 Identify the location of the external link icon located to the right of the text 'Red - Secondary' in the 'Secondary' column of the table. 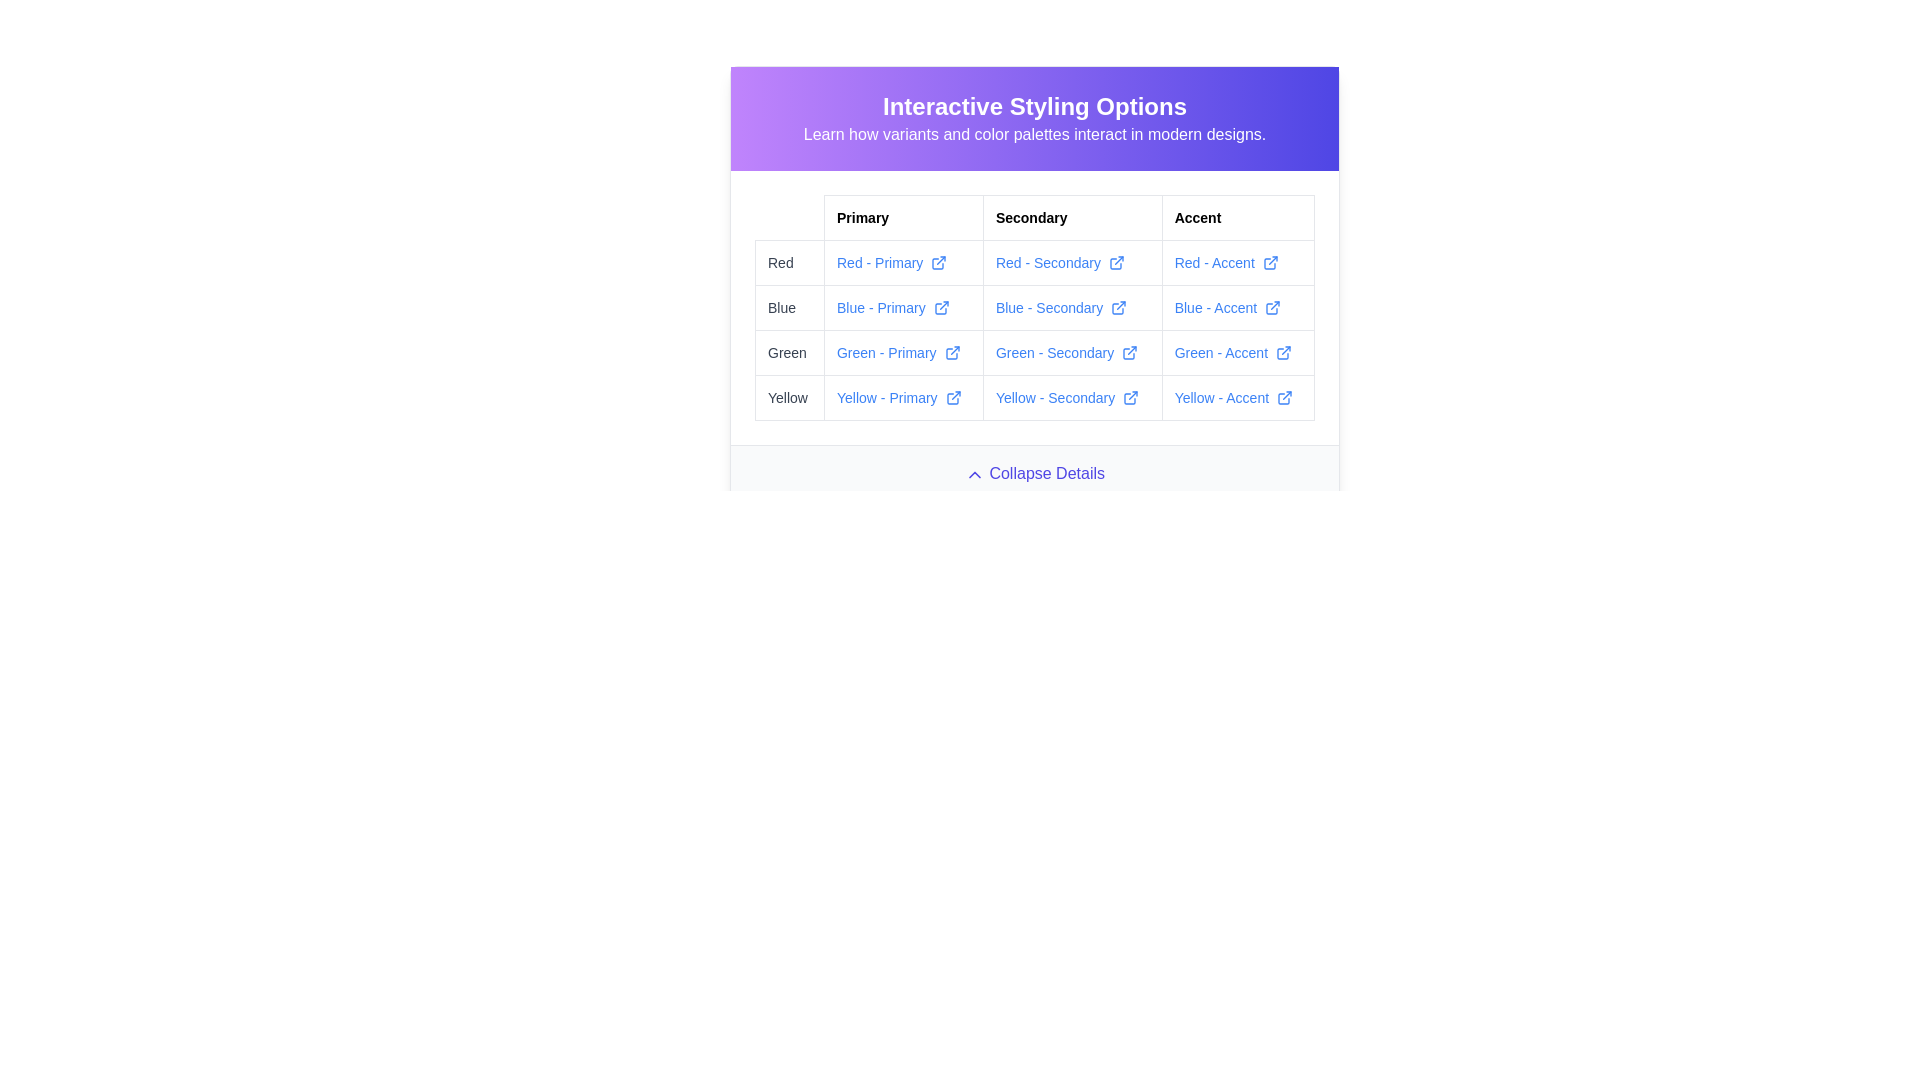
(1115, 261).